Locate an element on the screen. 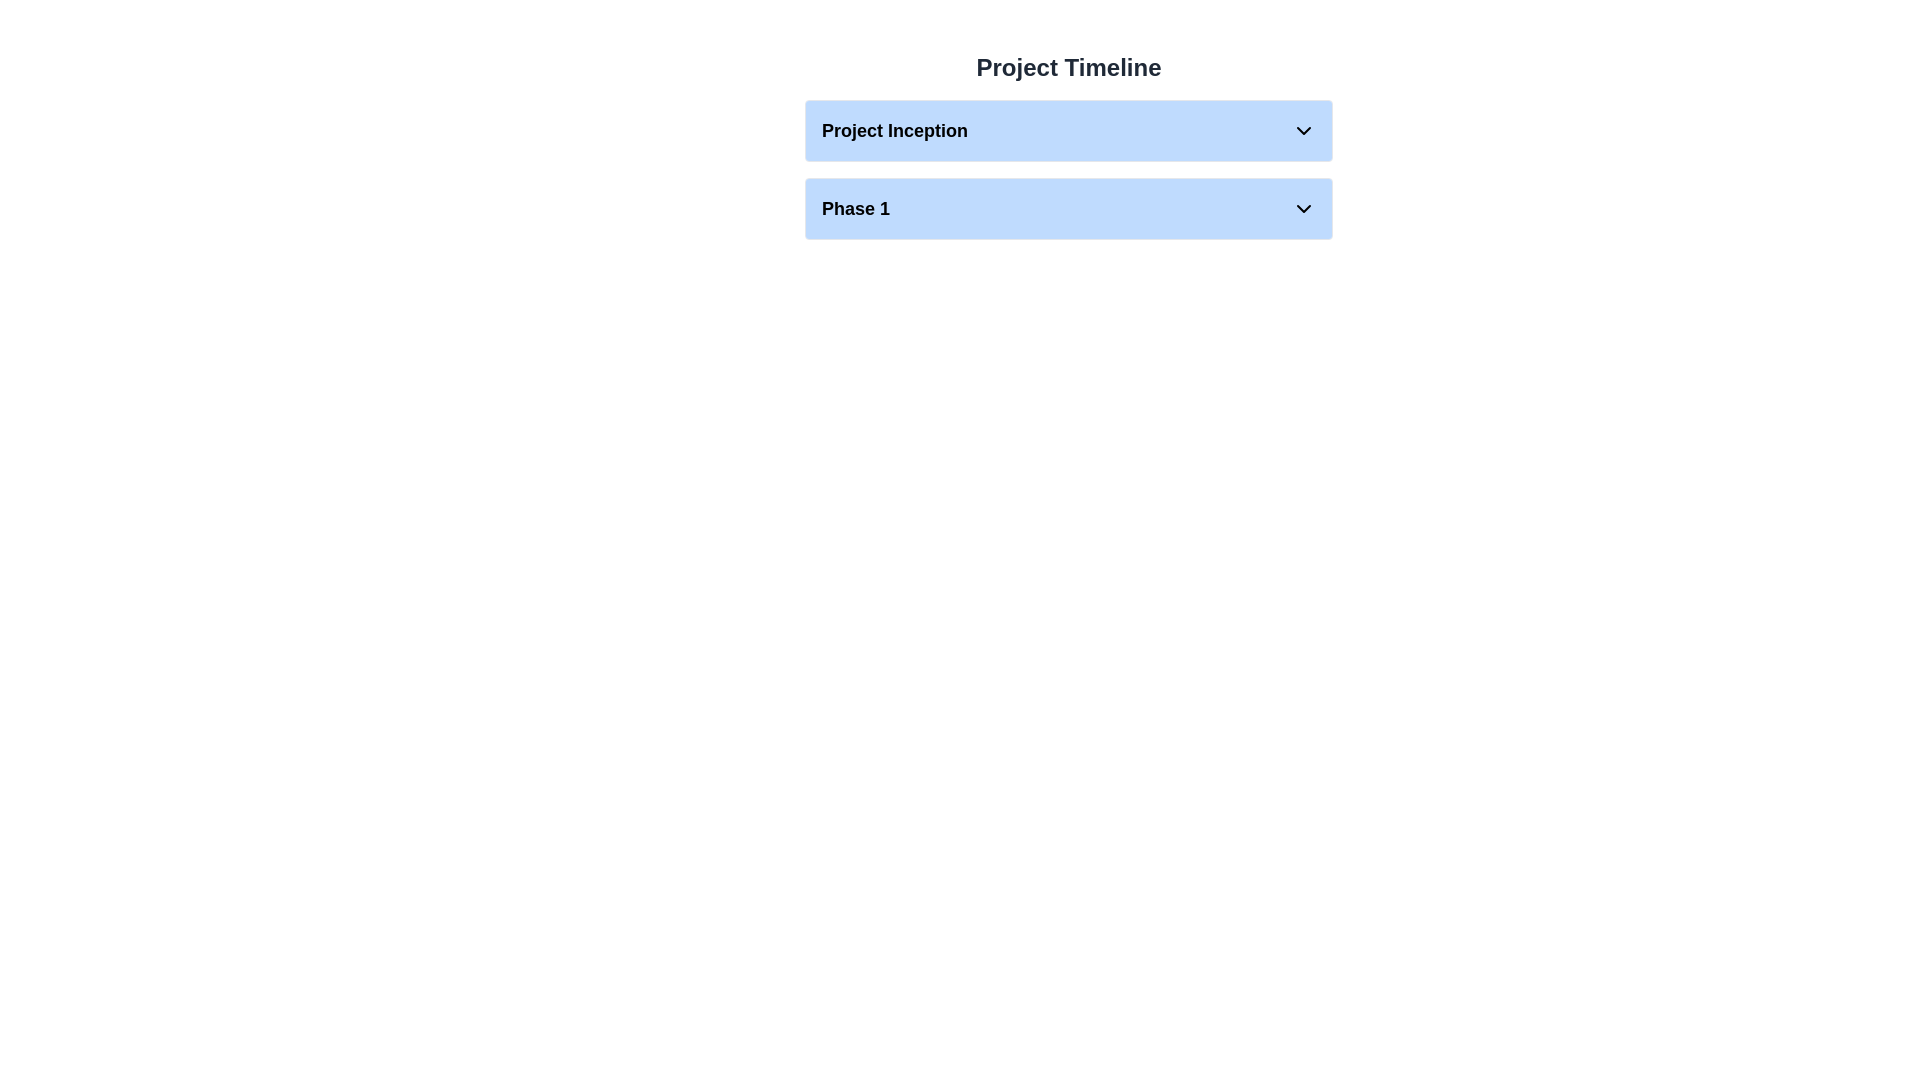  the second item in the vertical list of blocks, titled 'Phase 1' is located at coordinates (1068, 208).